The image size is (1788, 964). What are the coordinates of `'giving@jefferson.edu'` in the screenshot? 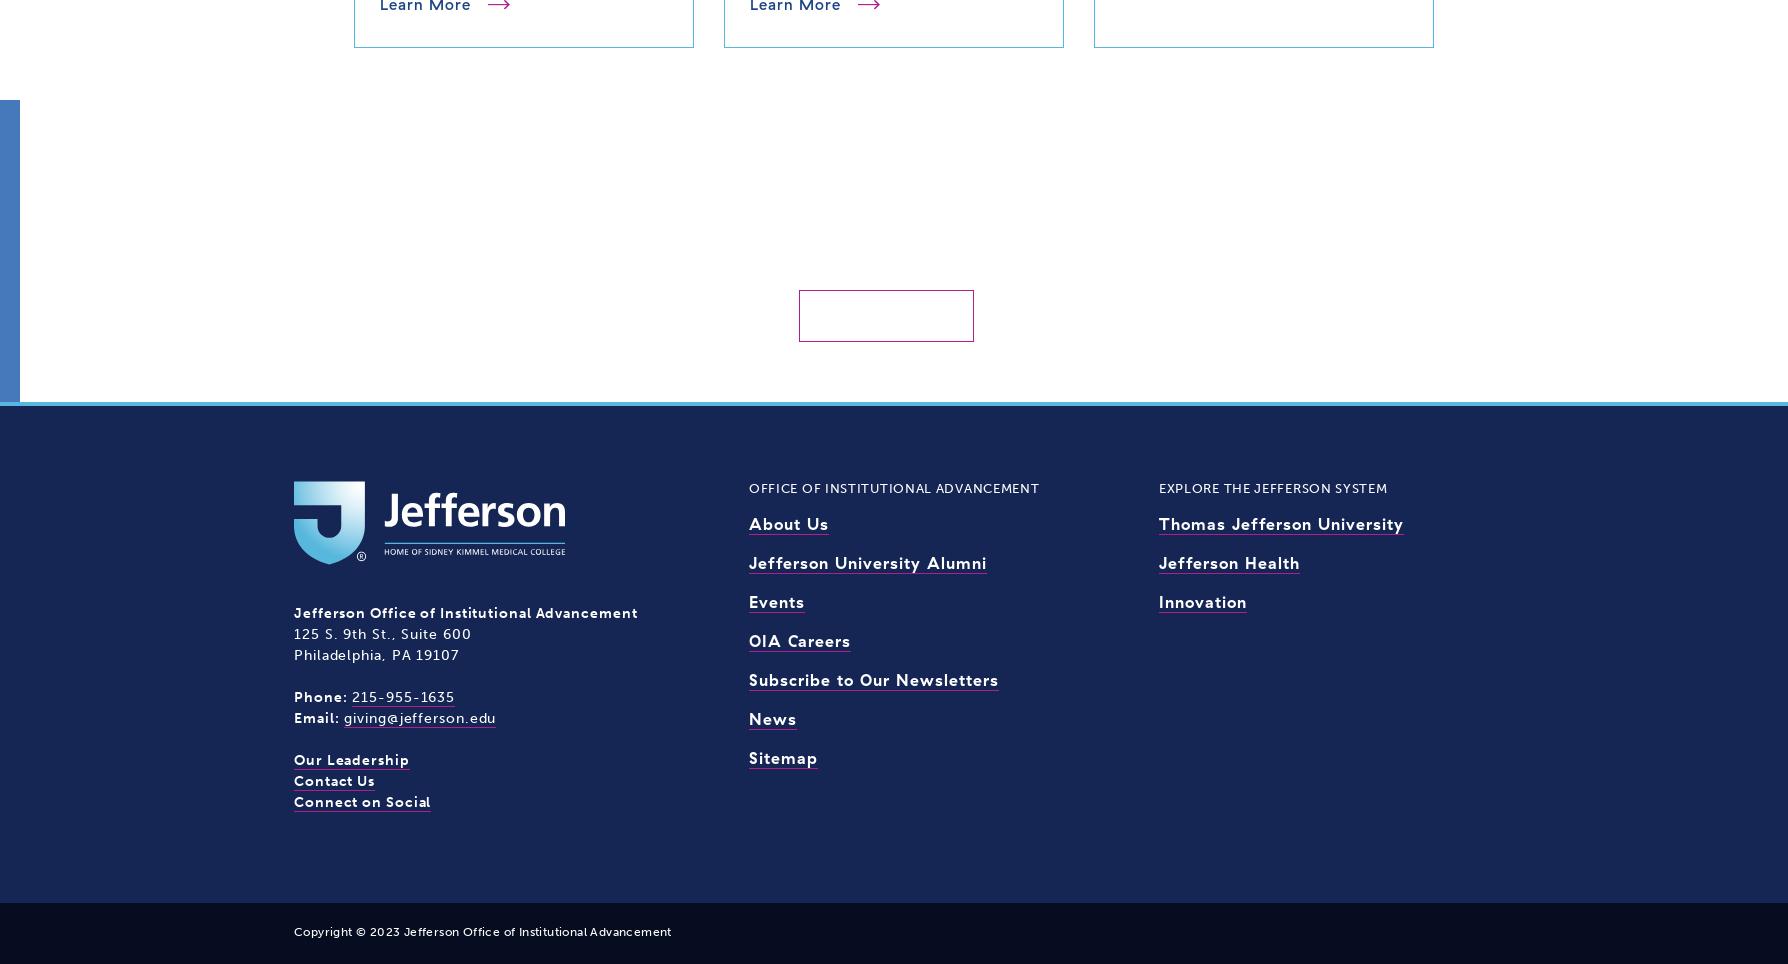 It's located at (419, 717).